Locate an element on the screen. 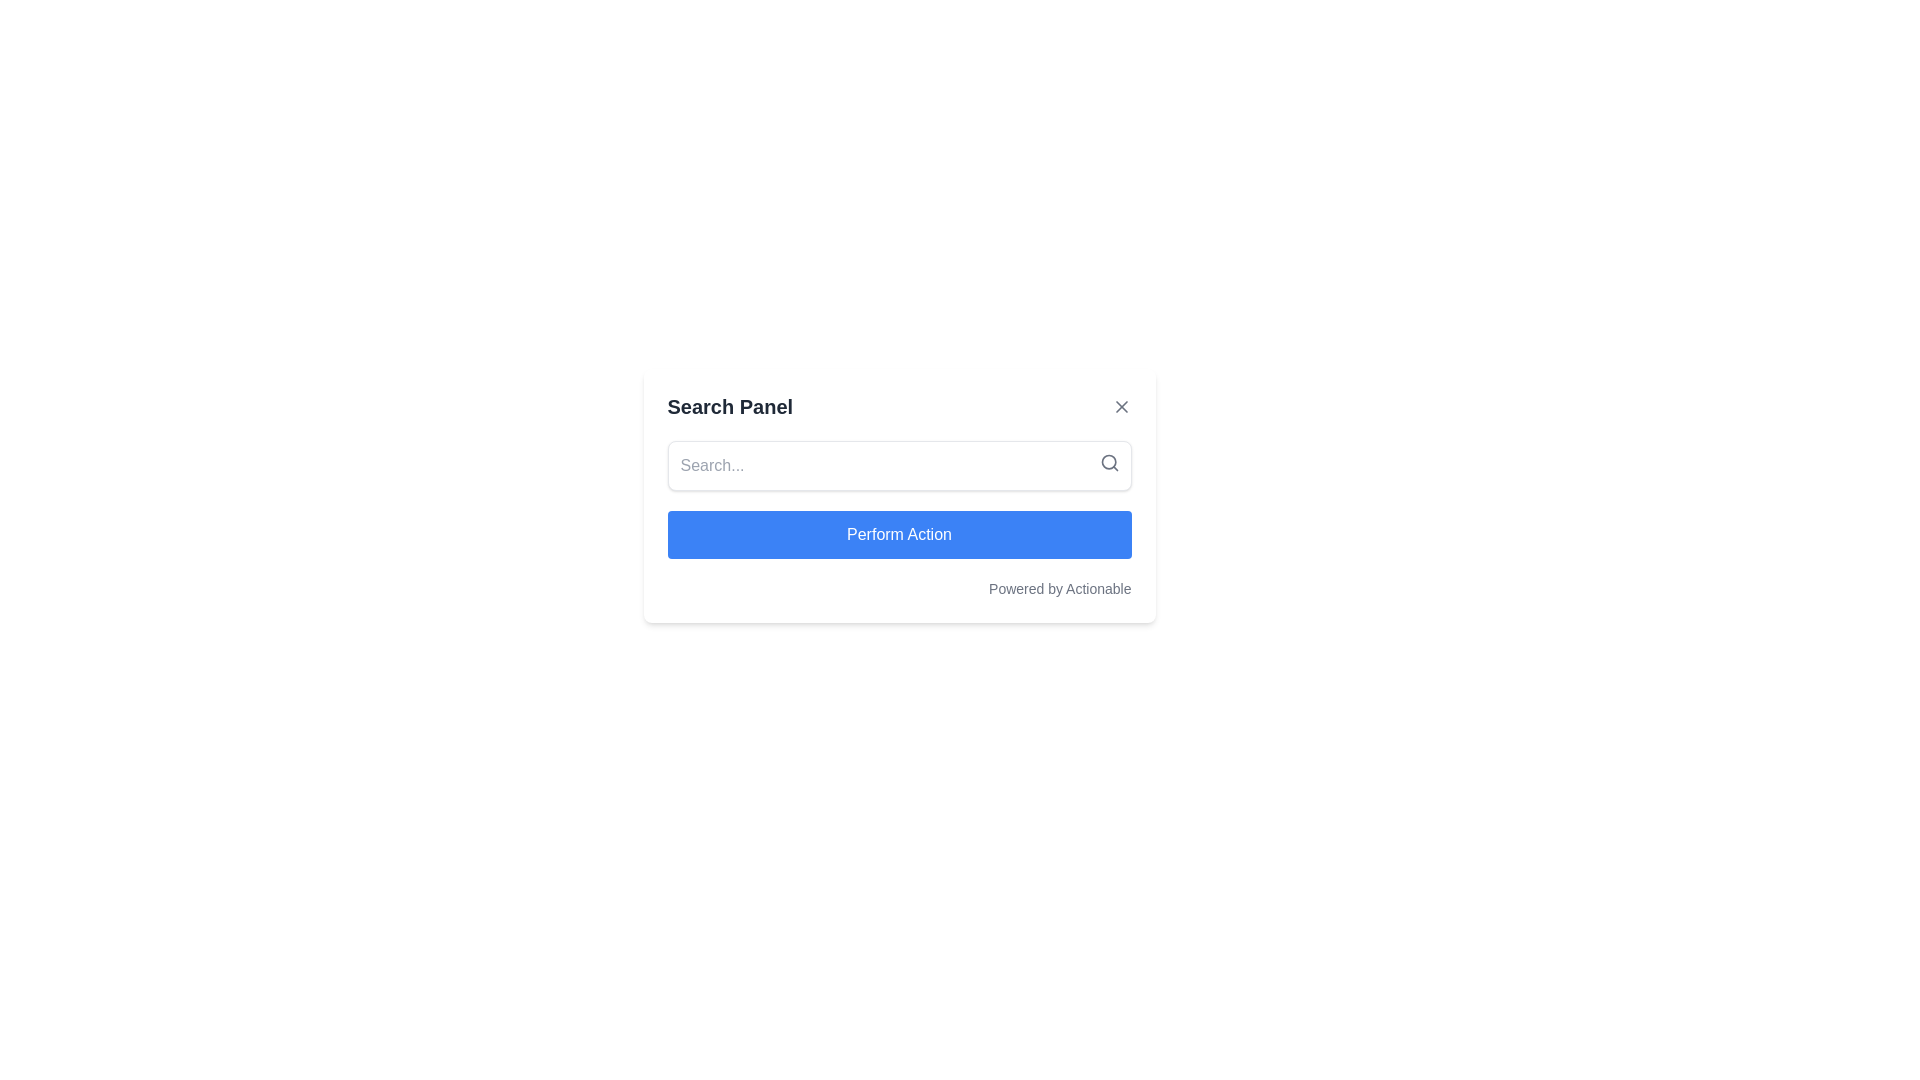 Image resolution: width=1920 pixels, height=1080 pixels. the close button icon located at the top-right corner of the 'Search Panel' is located at coordinates (1121, 406).